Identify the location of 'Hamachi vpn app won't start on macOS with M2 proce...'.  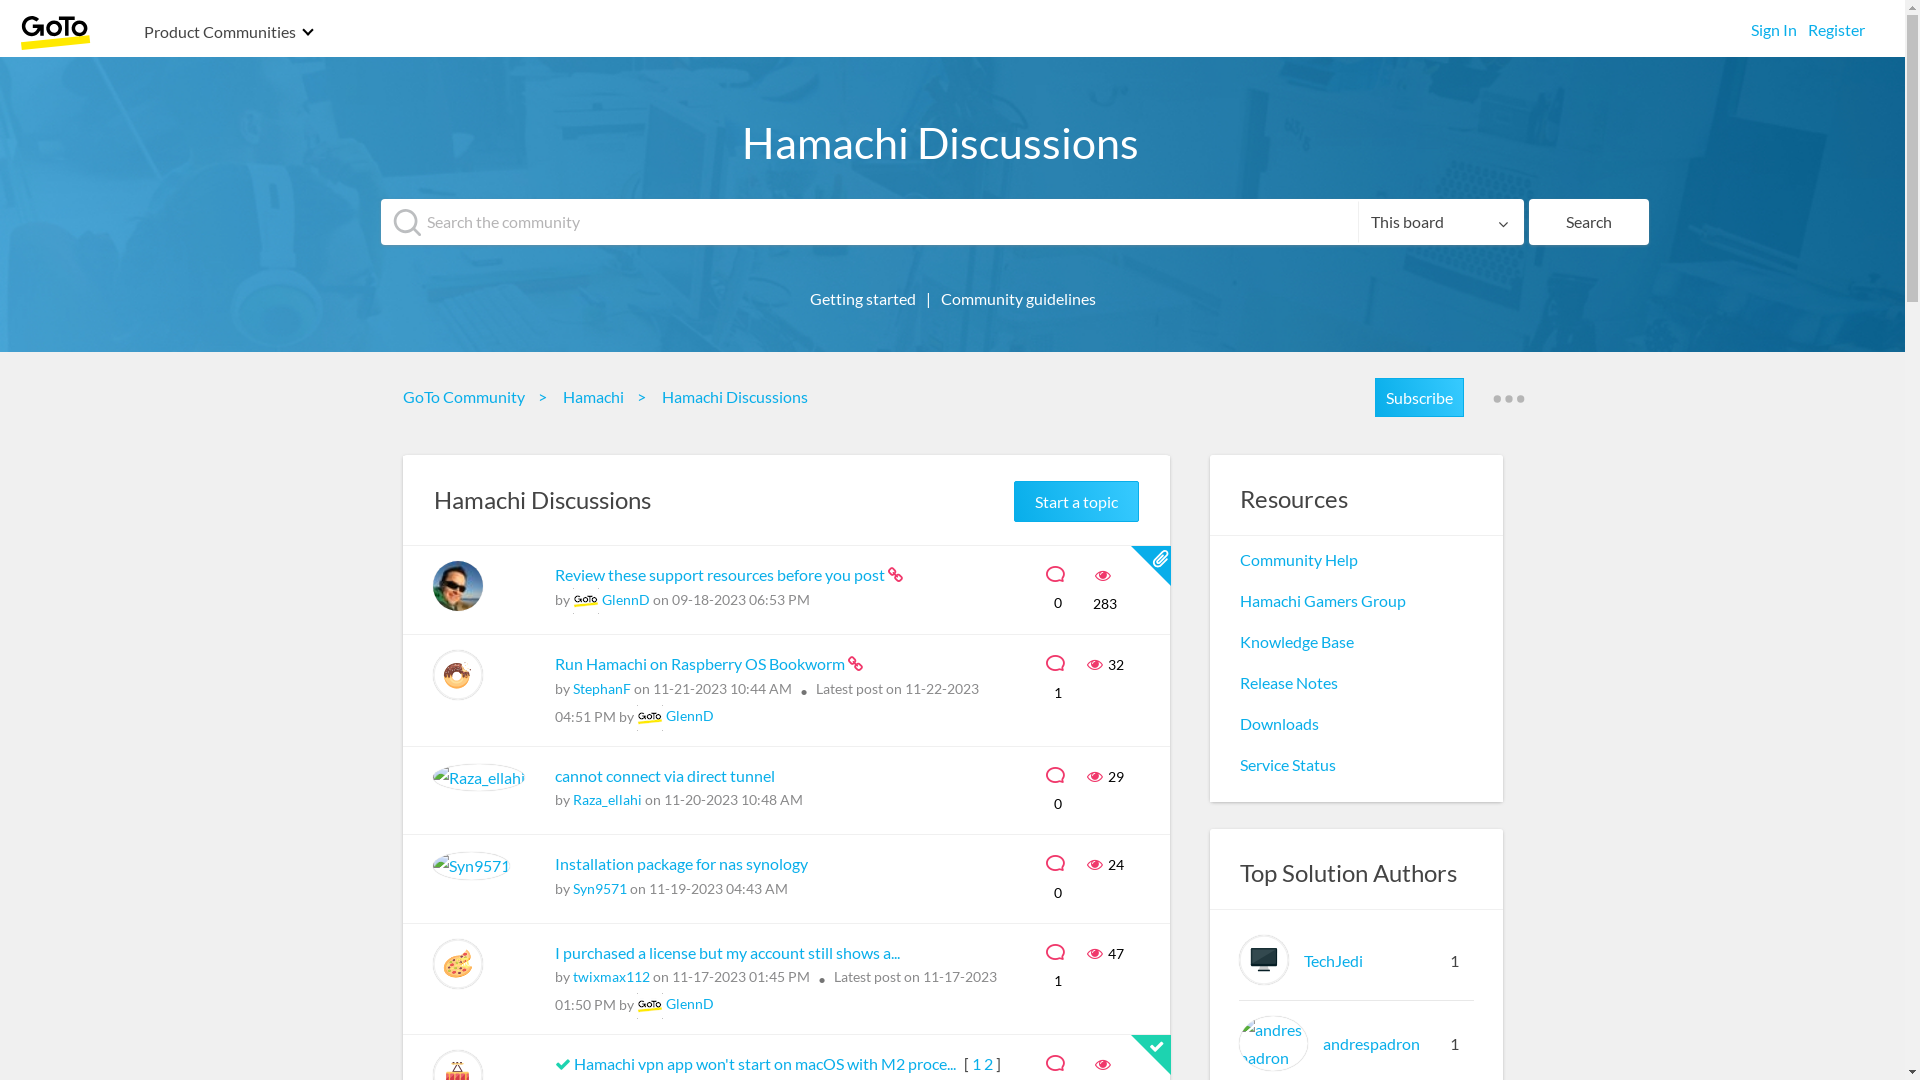
(765, 1062).